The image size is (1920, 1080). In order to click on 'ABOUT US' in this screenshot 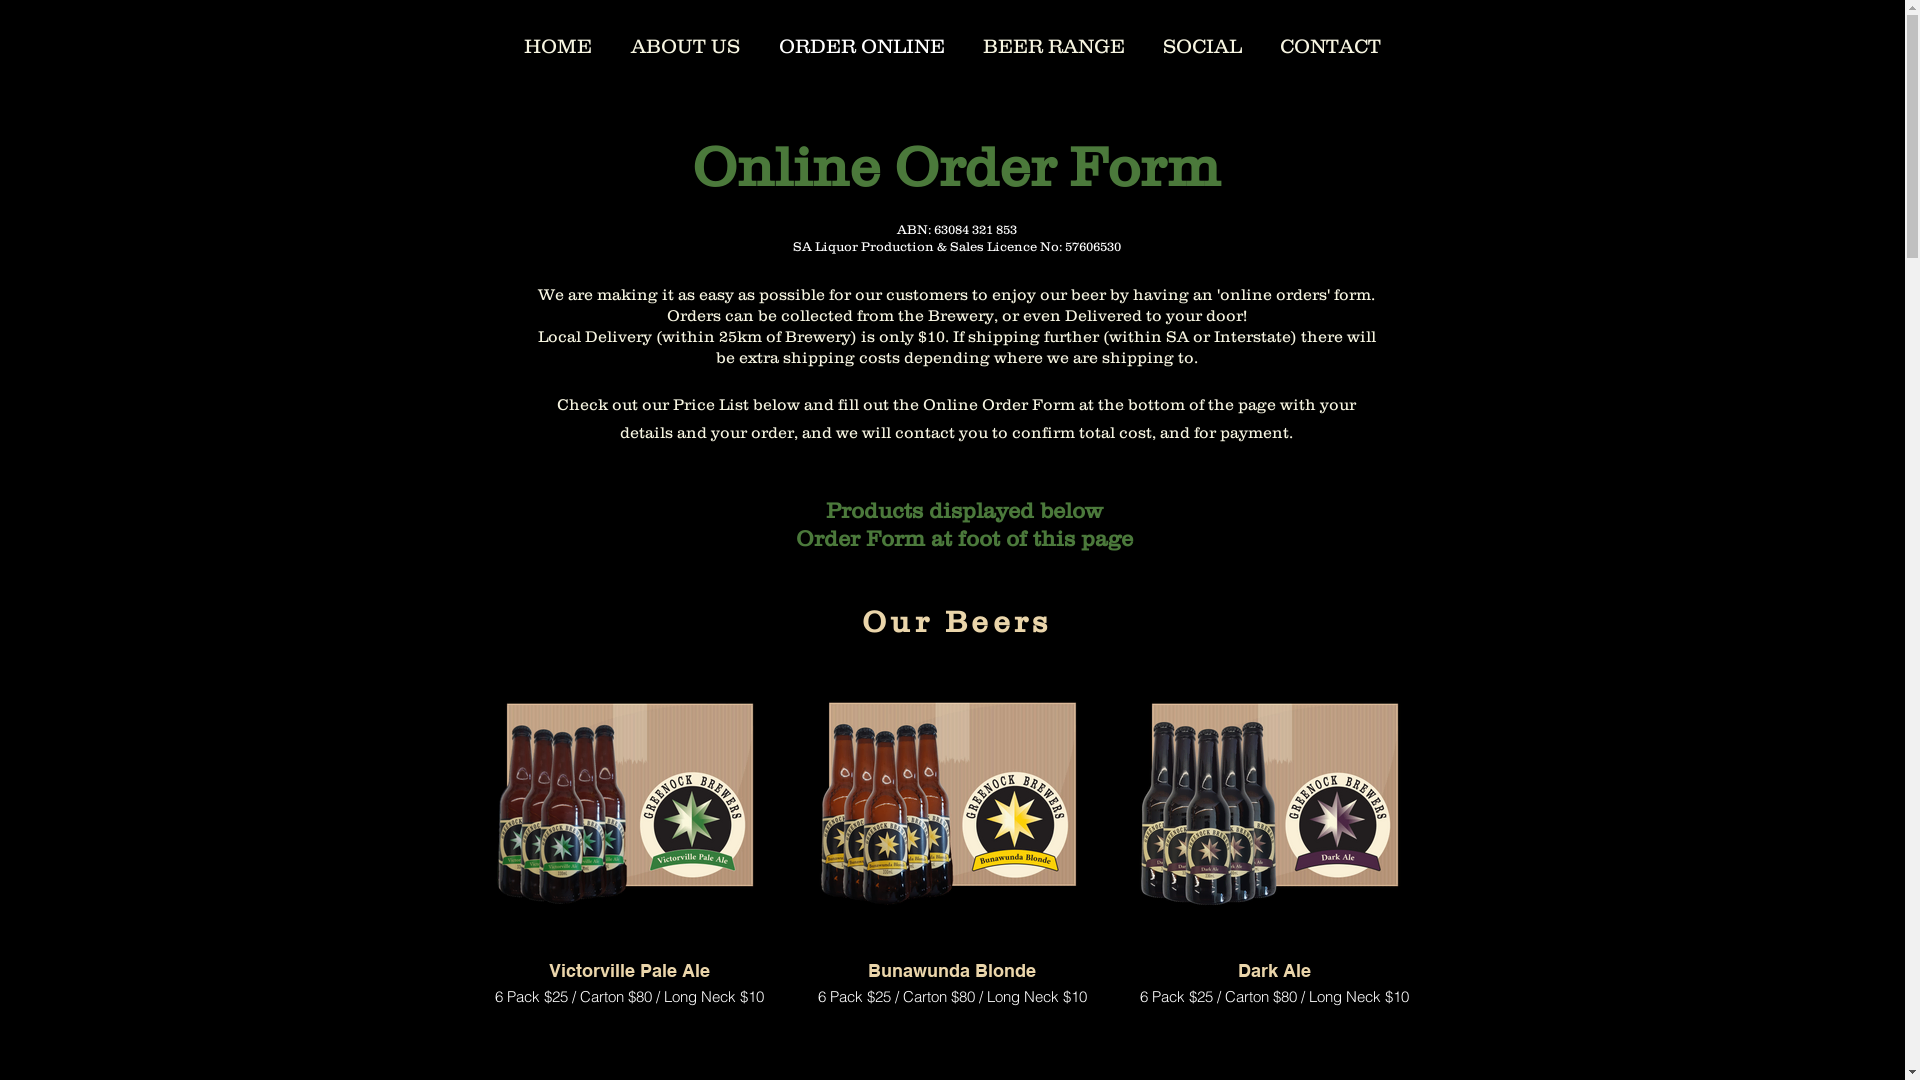, I will do `click(686, 43)`.